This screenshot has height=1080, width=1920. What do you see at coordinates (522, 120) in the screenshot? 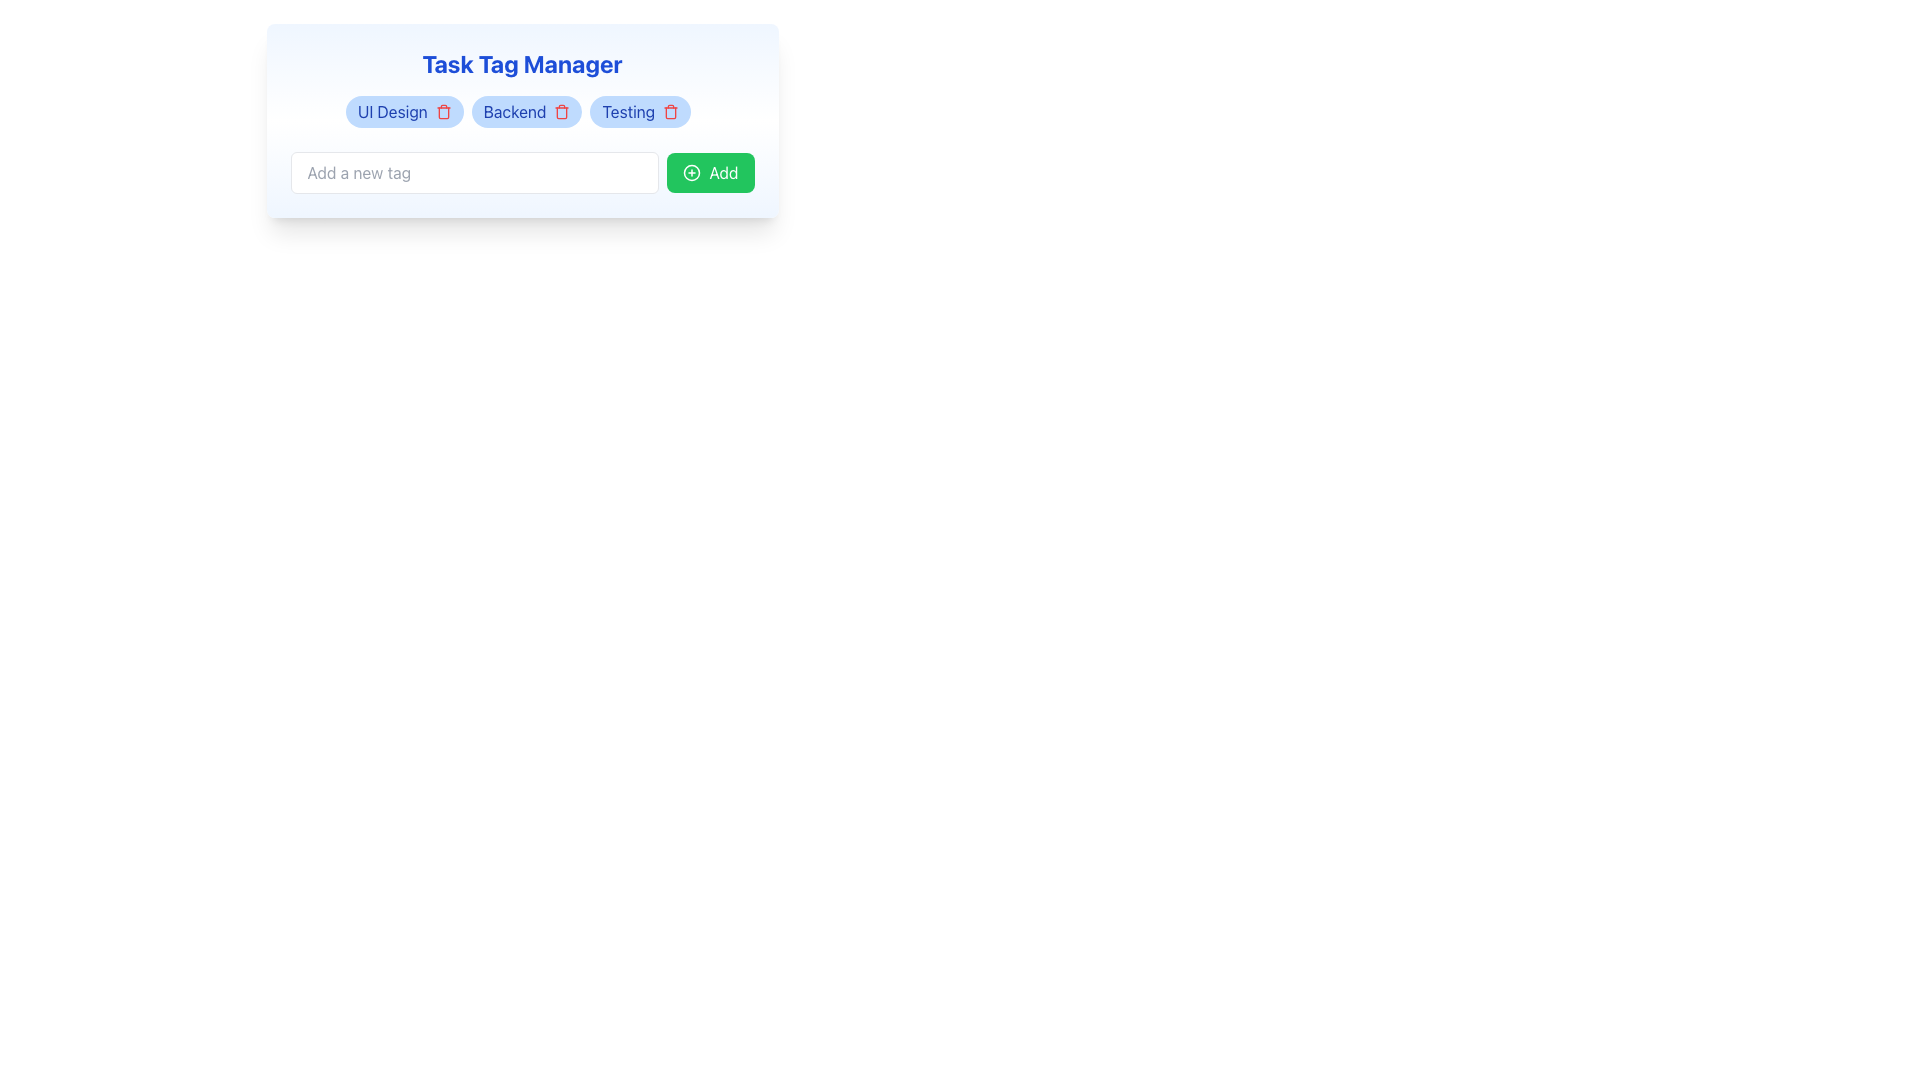
I see `the 'Backend' tag label, which is the second label in a row of three under the 'Task Tag Manager' header` at bounding box center [522, 120].